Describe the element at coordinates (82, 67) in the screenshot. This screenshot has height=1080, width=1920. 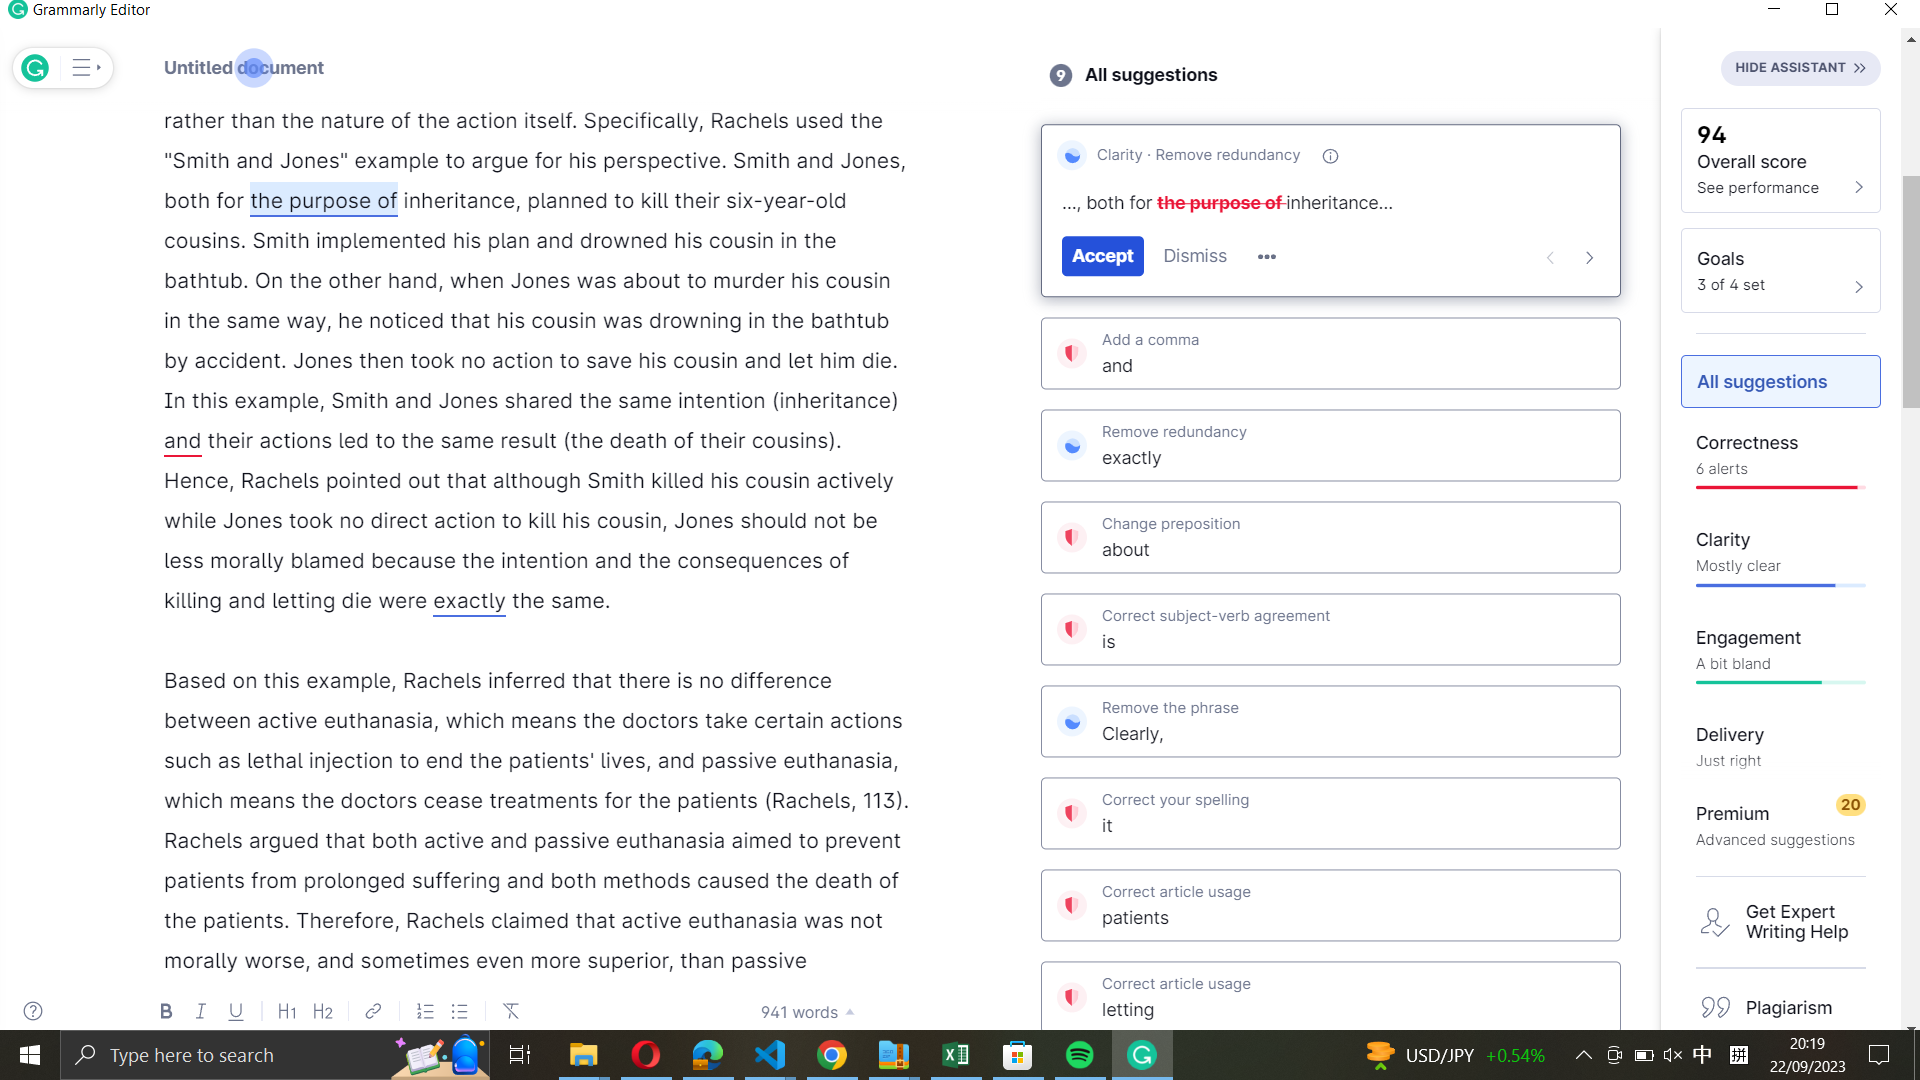
I see `Expand the menu view` at that location.